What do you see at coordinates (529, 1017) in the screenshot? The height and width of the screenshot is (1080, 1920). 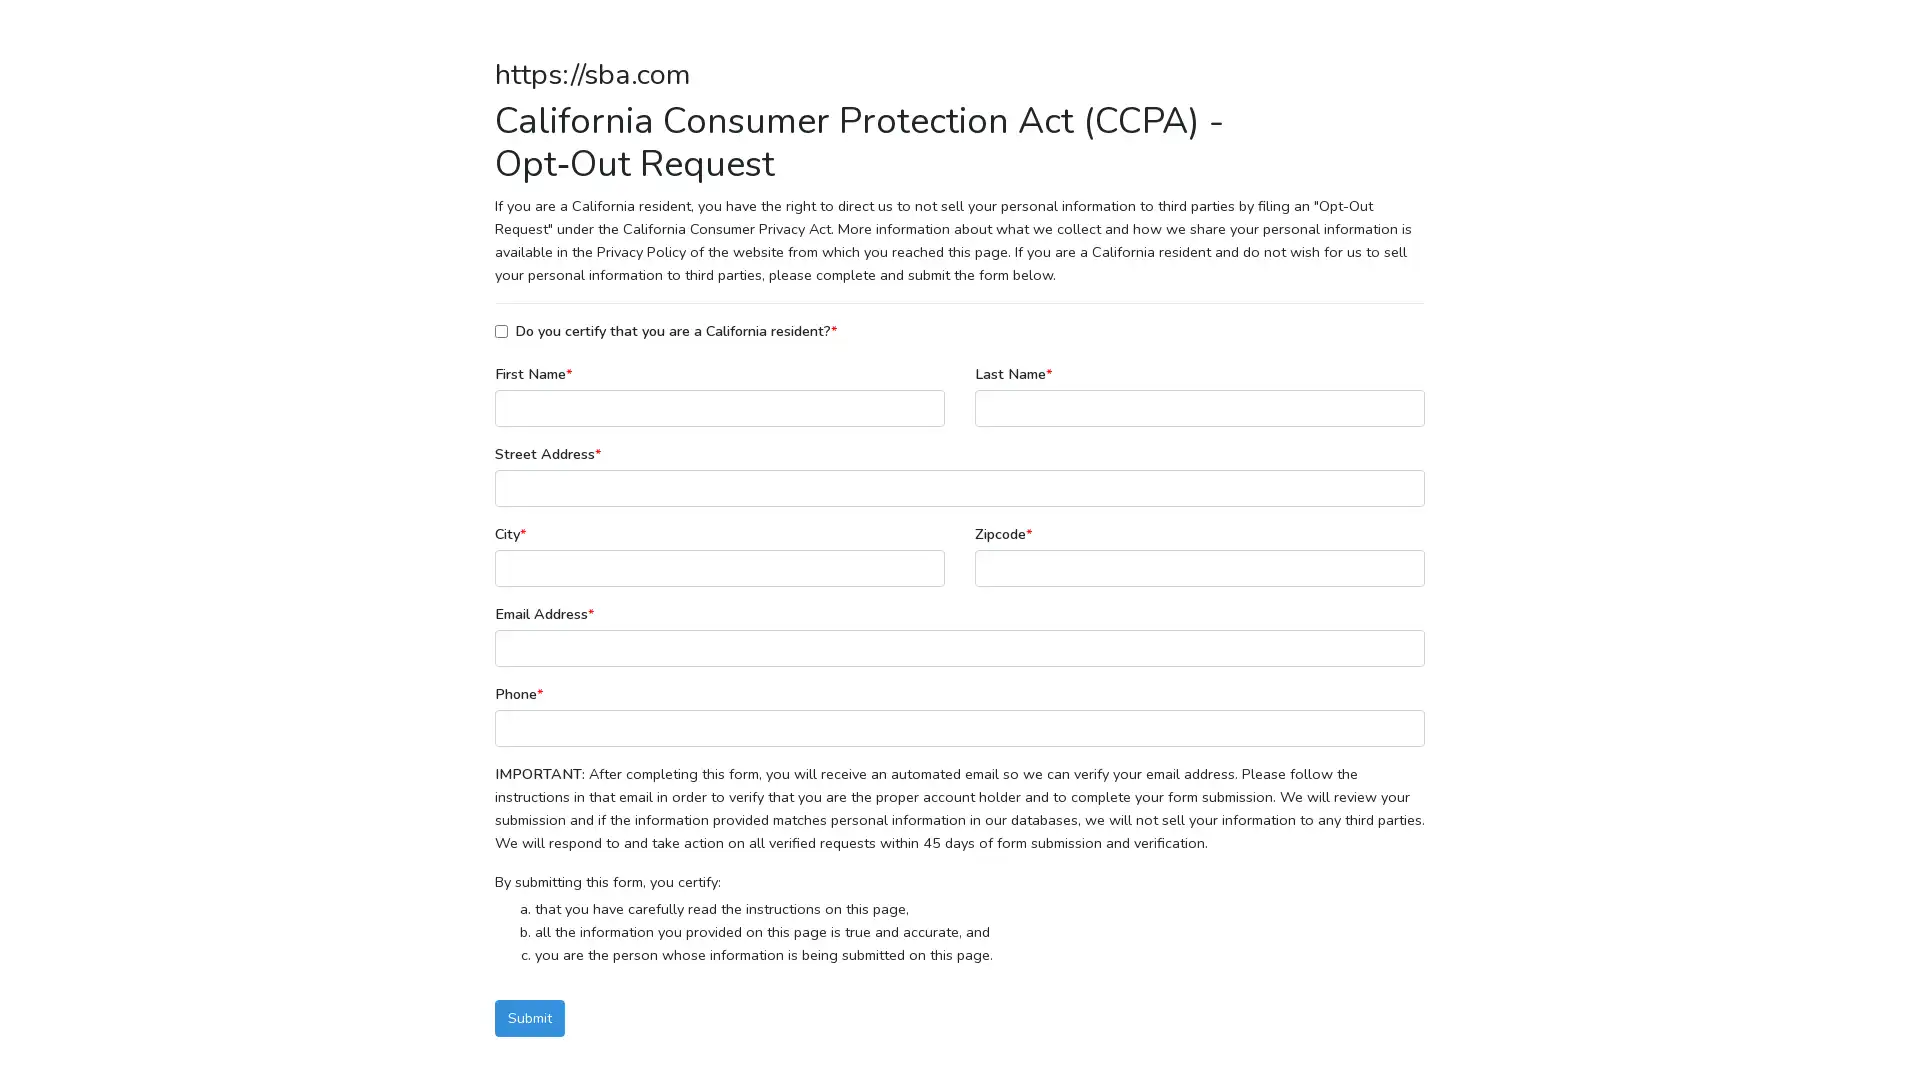 I see `Submit` at bounding box center [529, 1017].